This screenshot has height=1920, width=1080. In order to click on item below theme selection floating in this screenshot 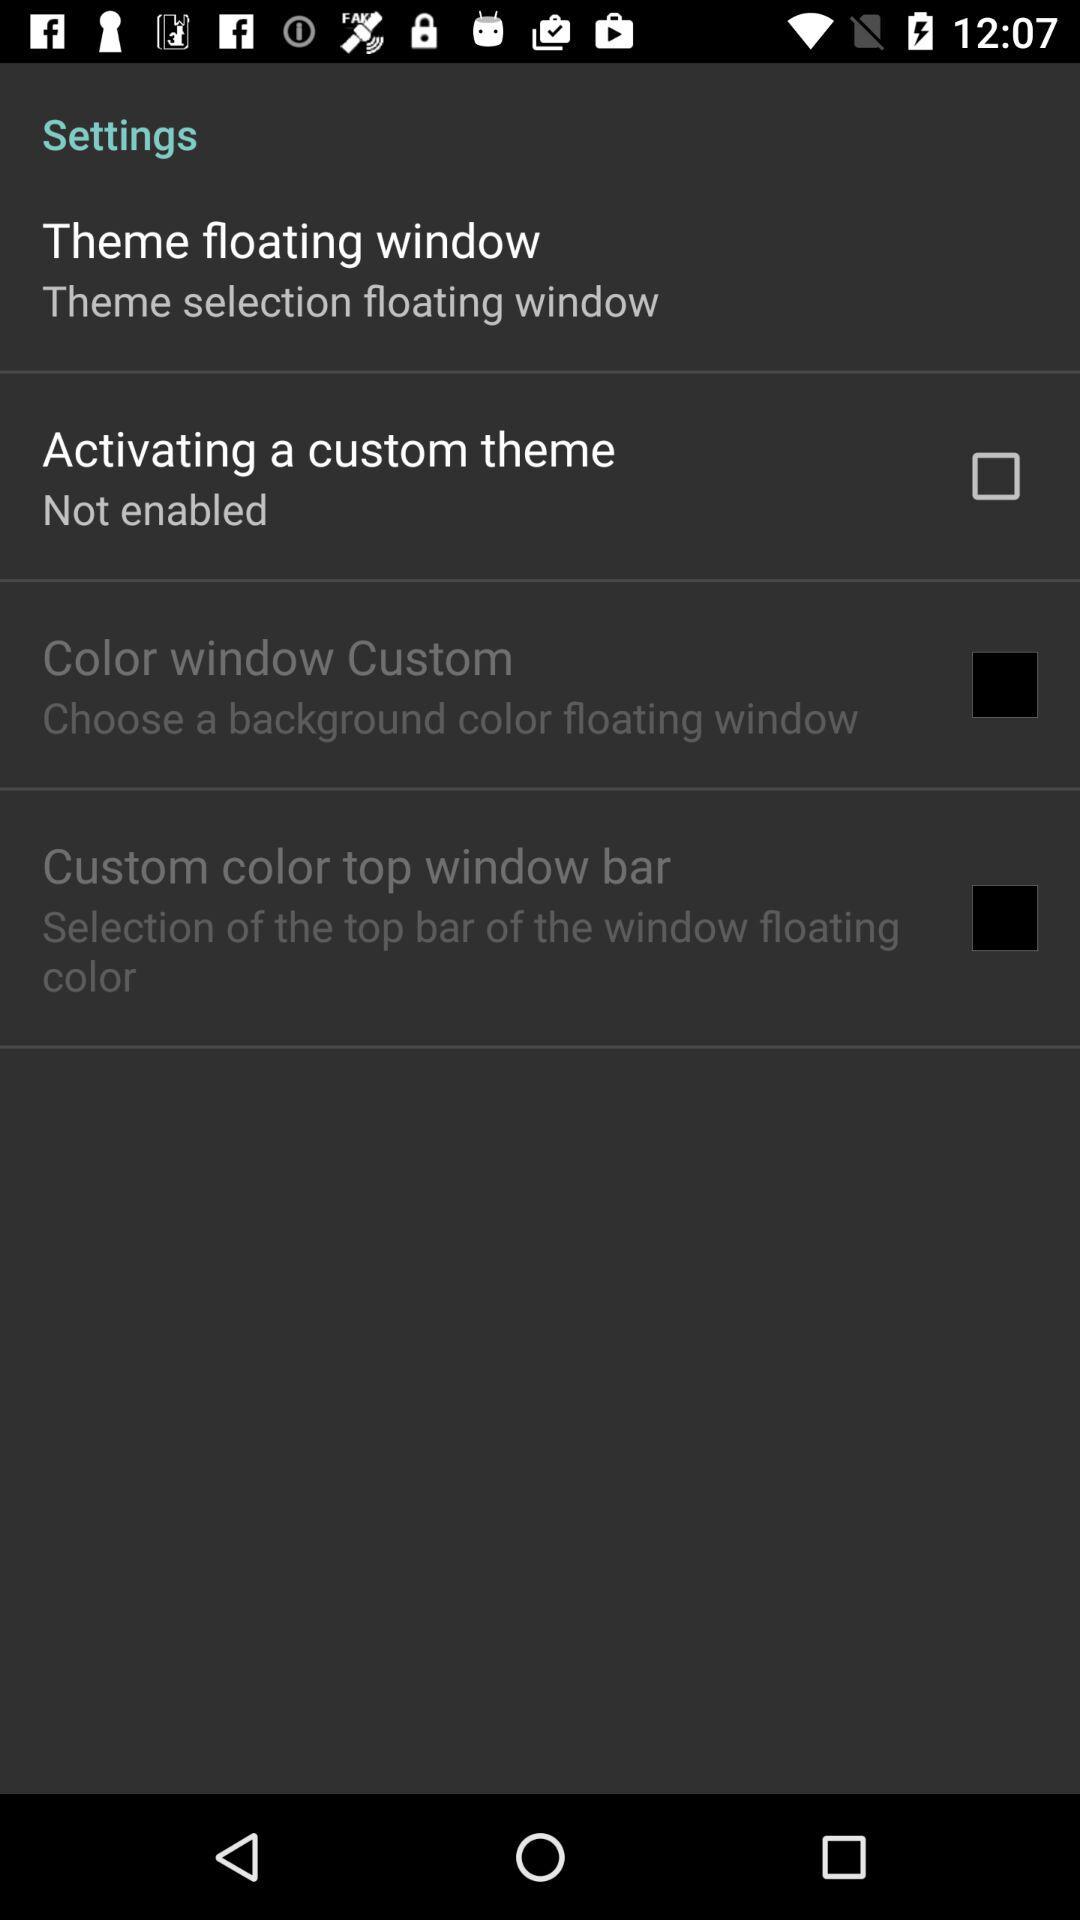, I will do `click(327, 446)`.